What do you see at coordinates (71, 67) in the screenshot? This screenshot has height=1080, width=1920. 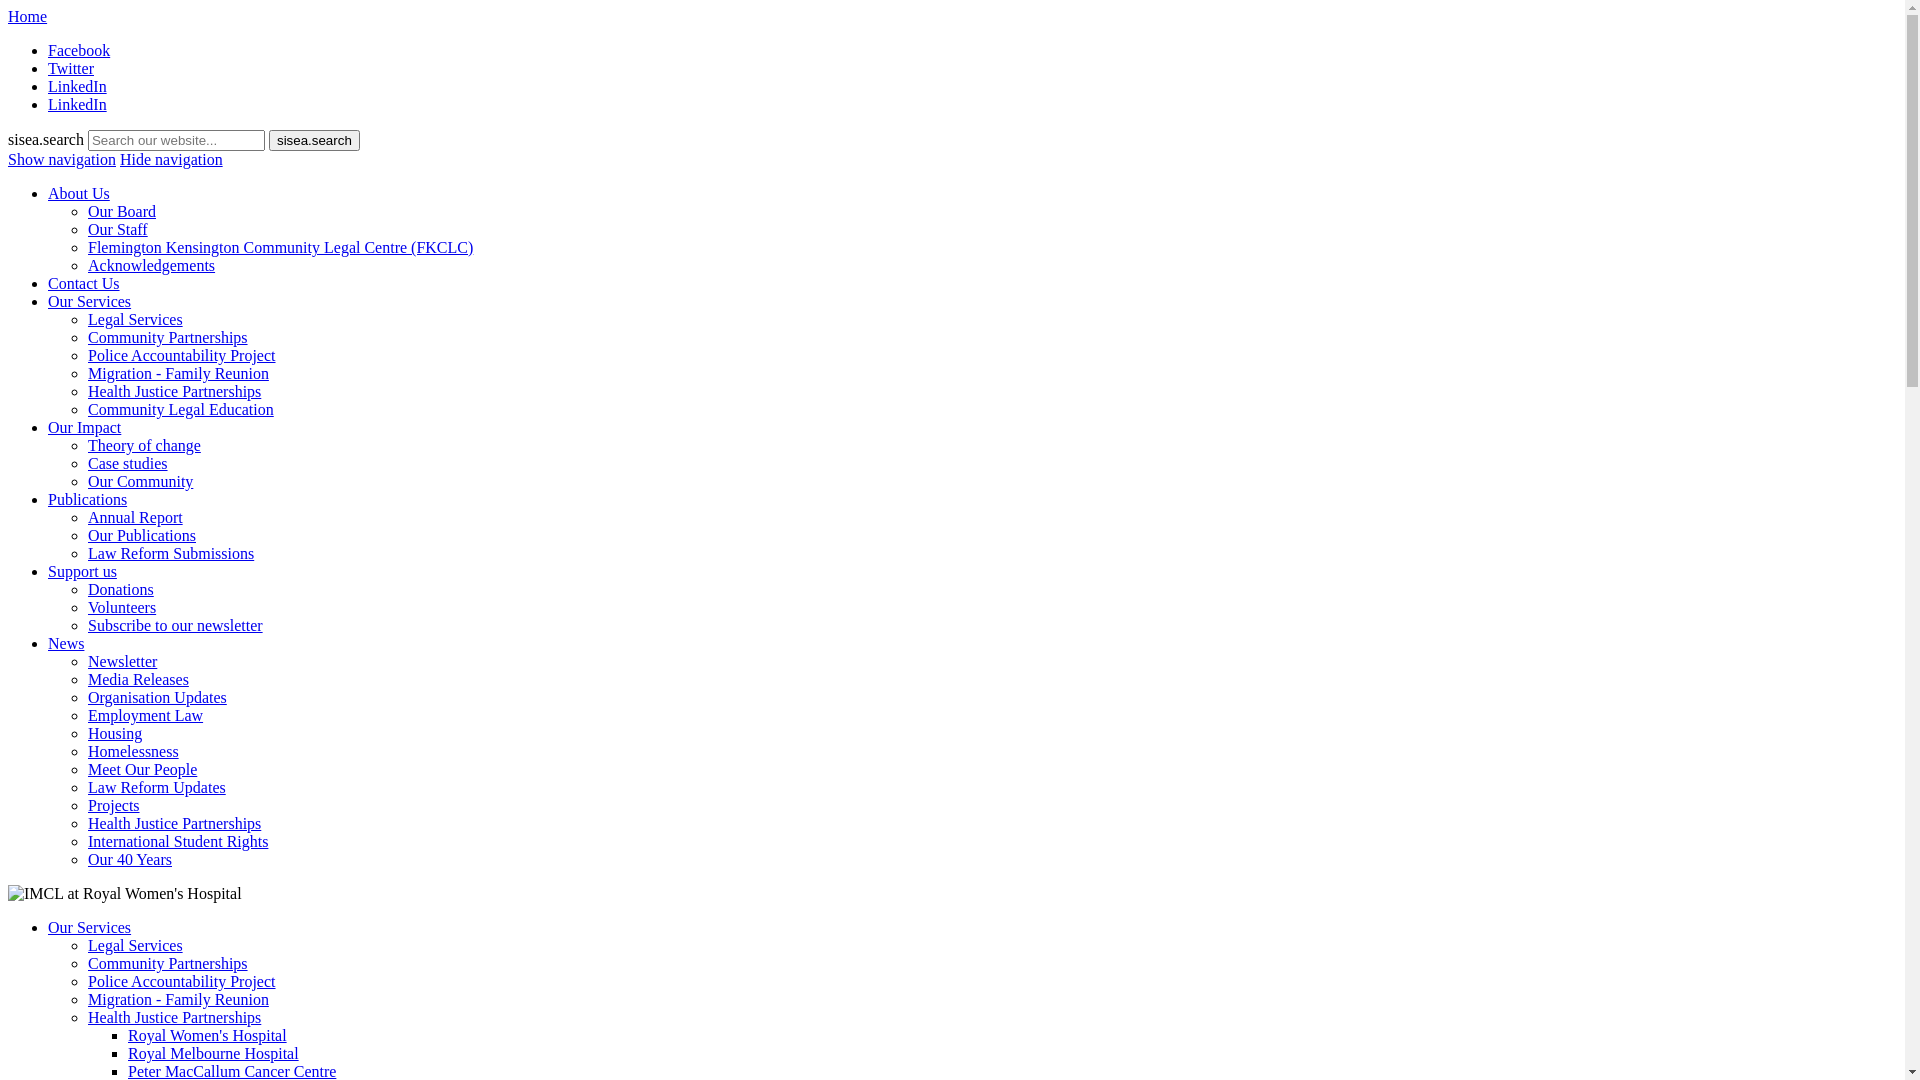 I see `'Twitter'` at bounding box center [71, 67].